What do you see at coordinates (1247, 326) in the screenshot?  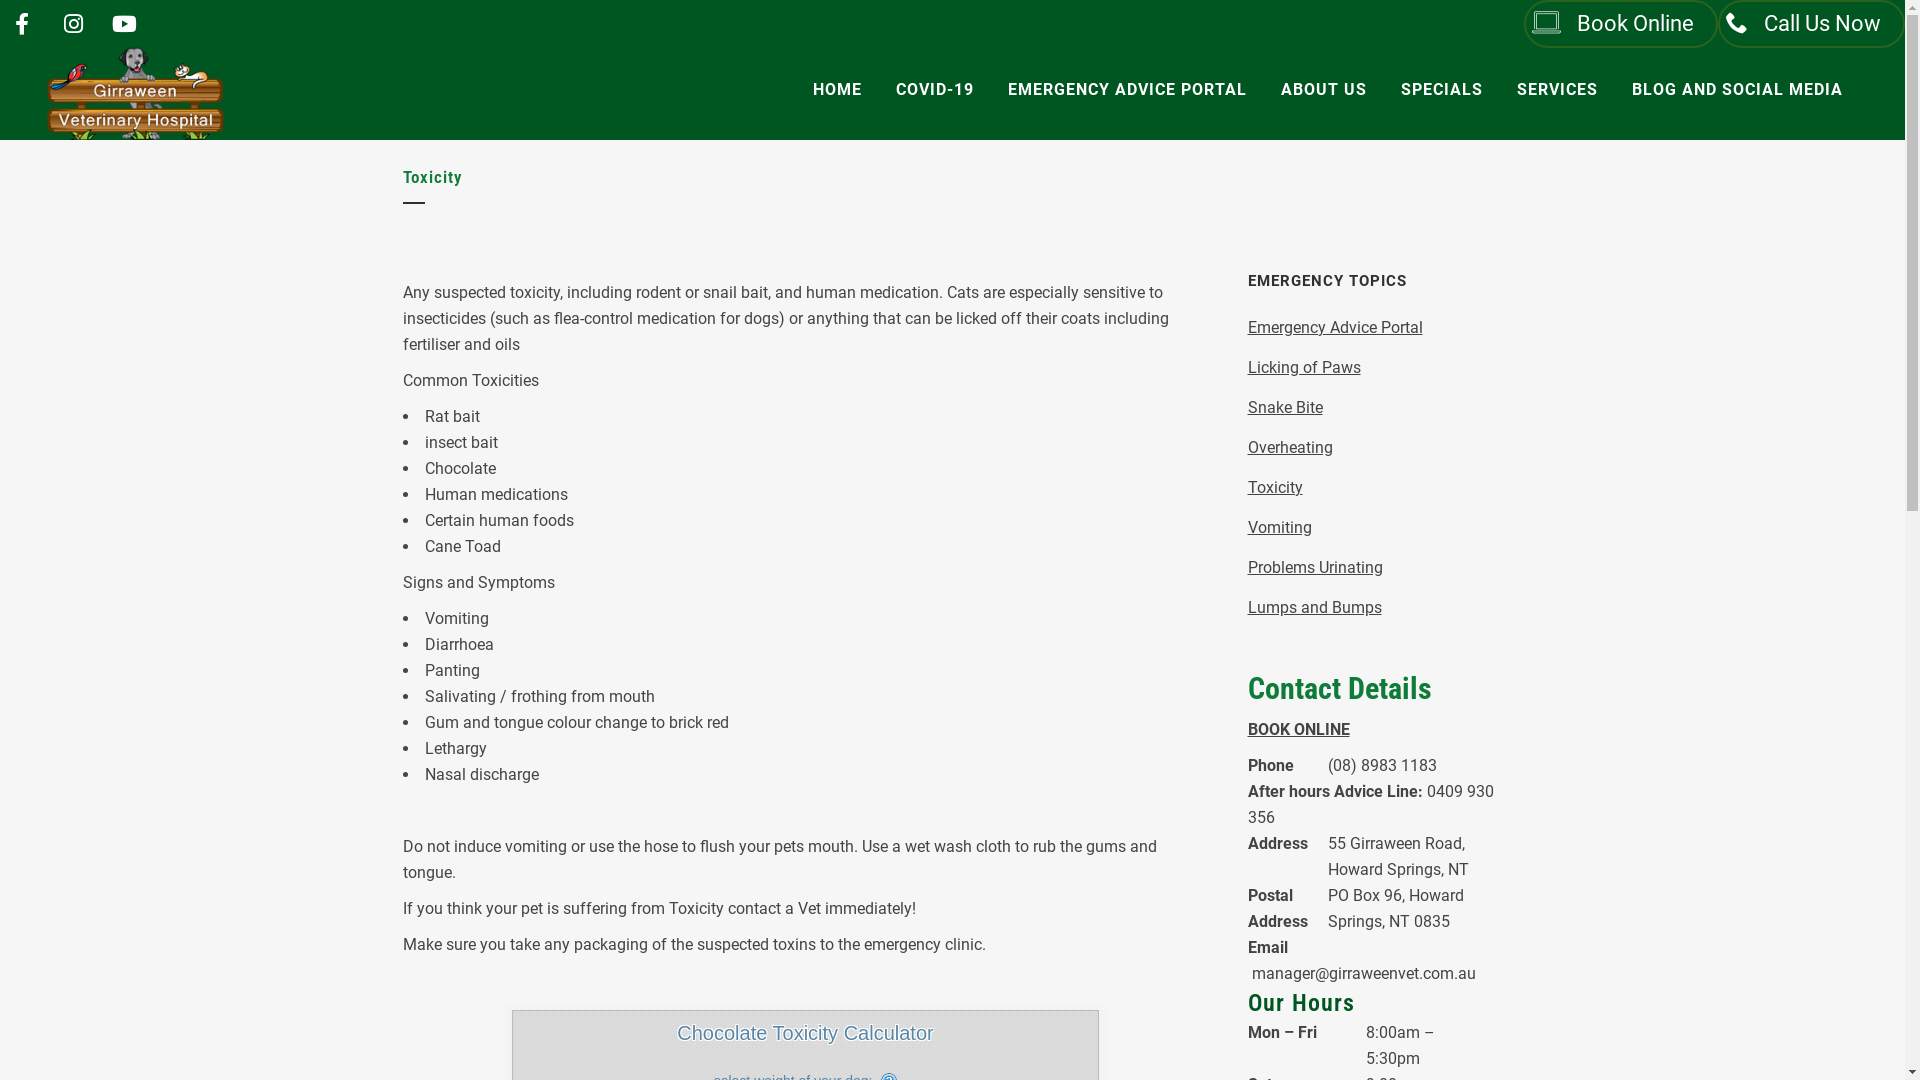 I see `'Emergency Advice Portal'` at bounding box center [1247, 326].